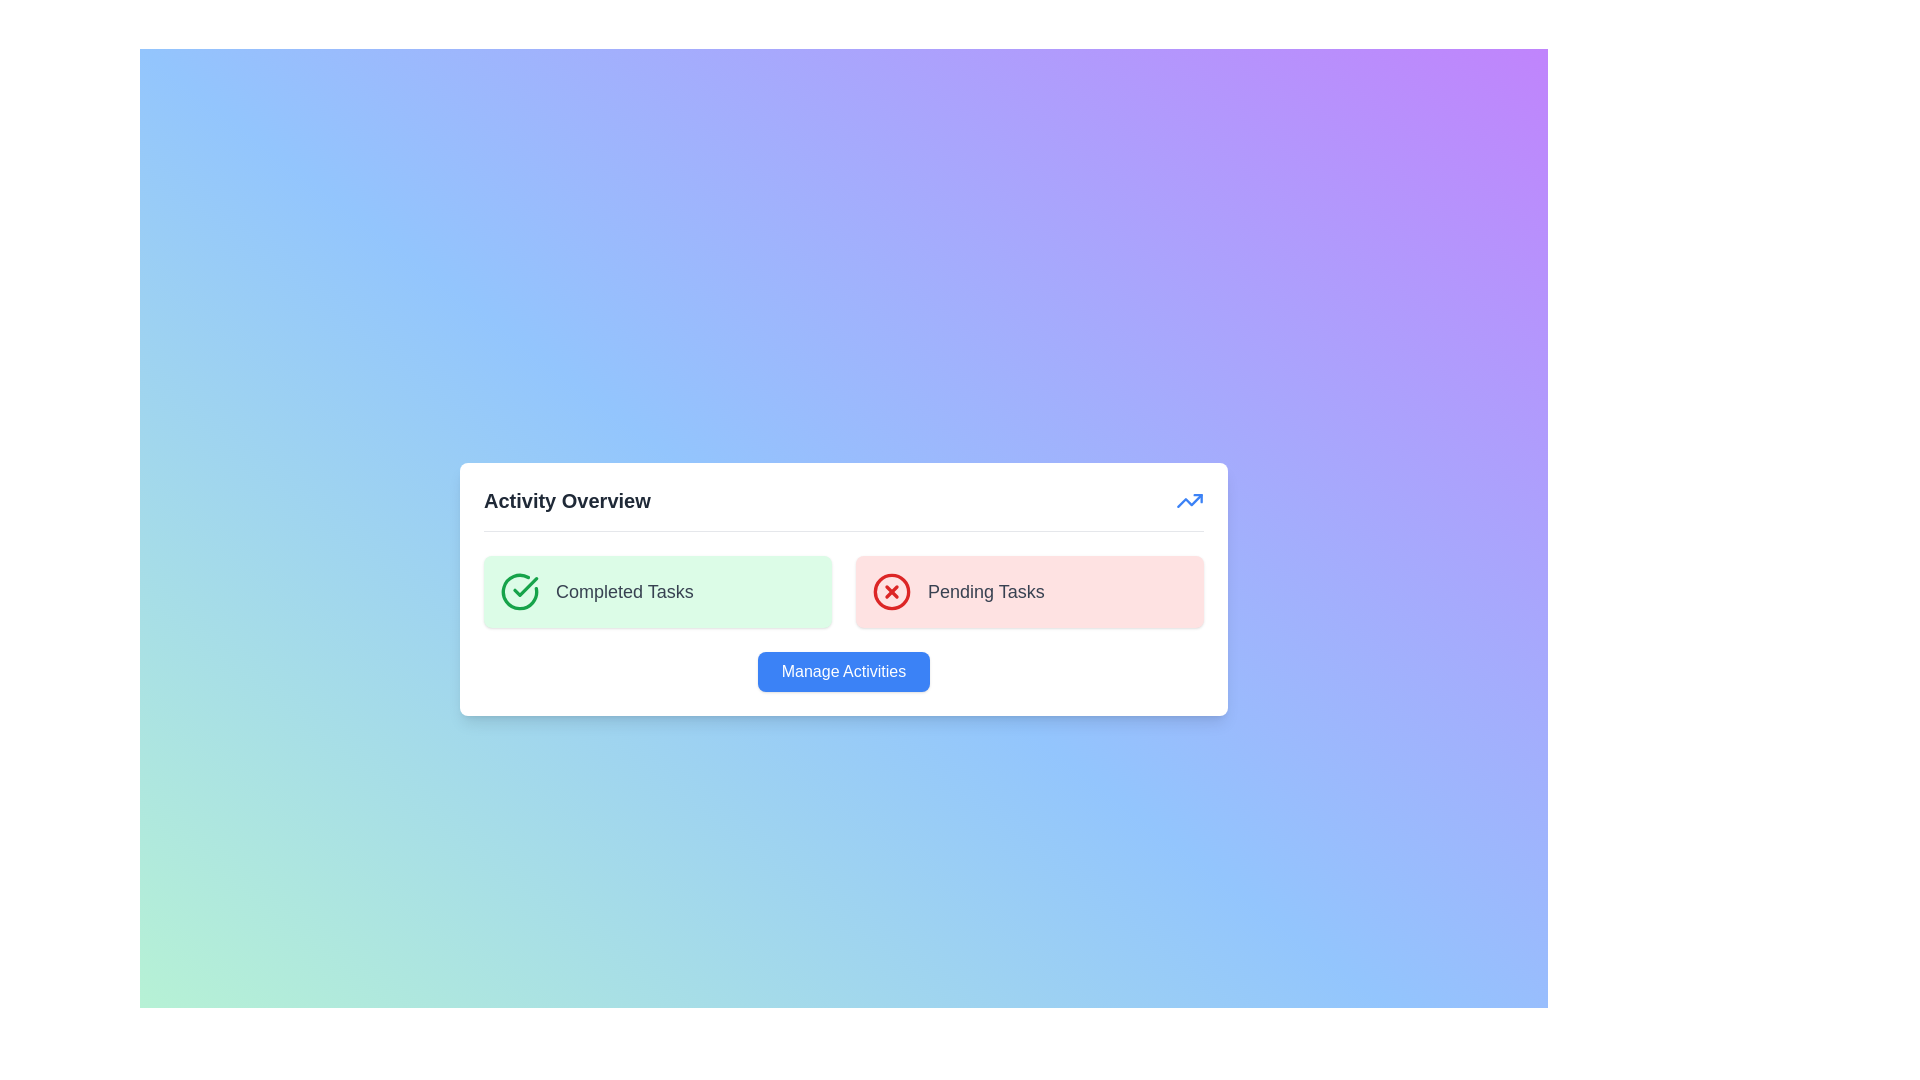  I want to click on the text label that describes pending tasks, located to the right of a red circular icon with a cross symbol within a panel that displays task-related summaries, so click(986, 590).